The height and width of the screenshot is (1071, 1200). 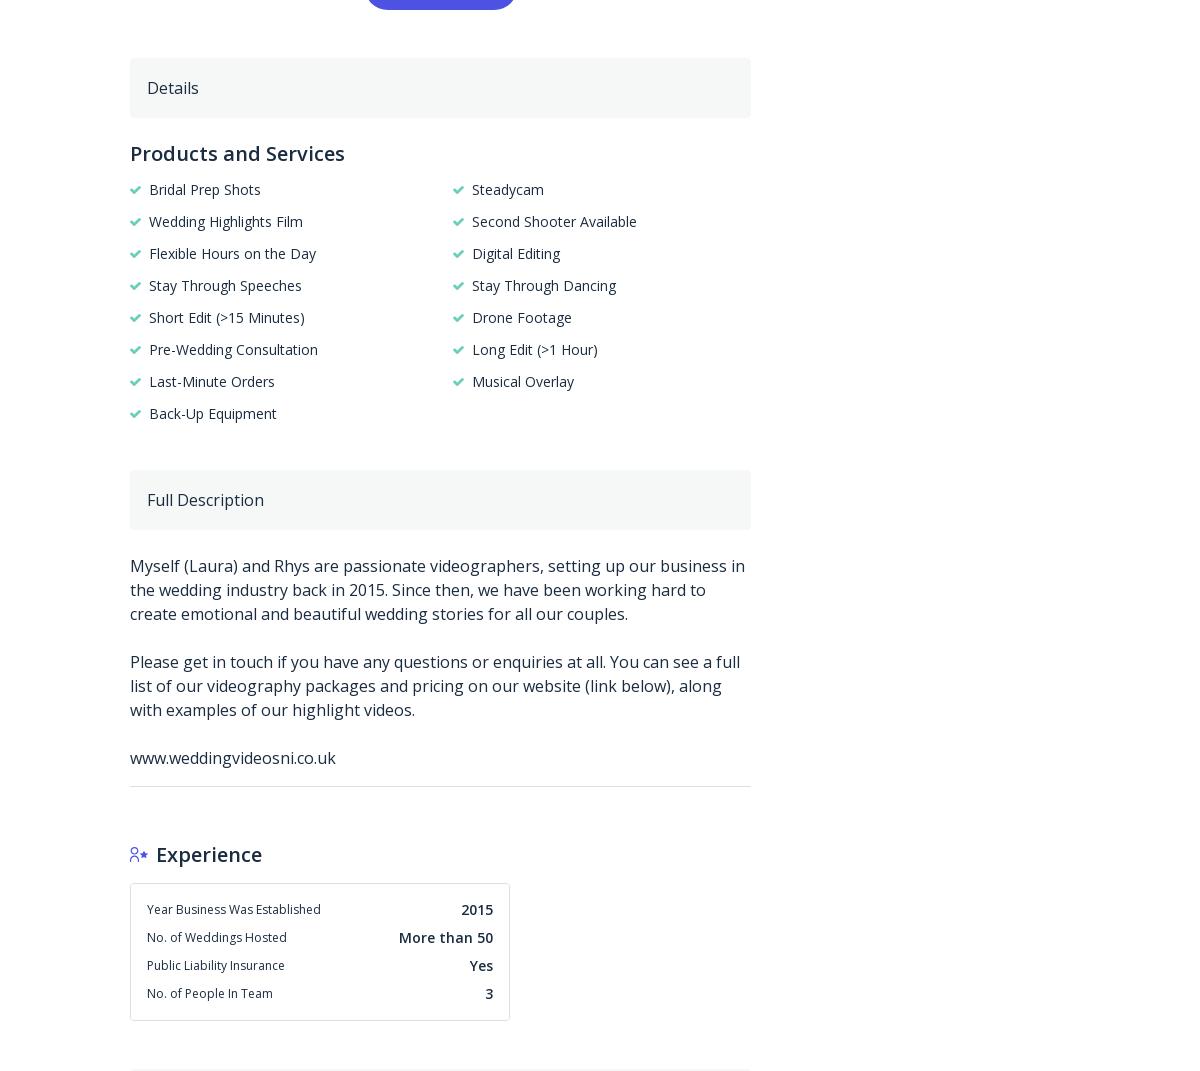 What do you see at coordinates (476, 908) in the screenshot?
I see `'2015'` at bounding box center [476, 908].